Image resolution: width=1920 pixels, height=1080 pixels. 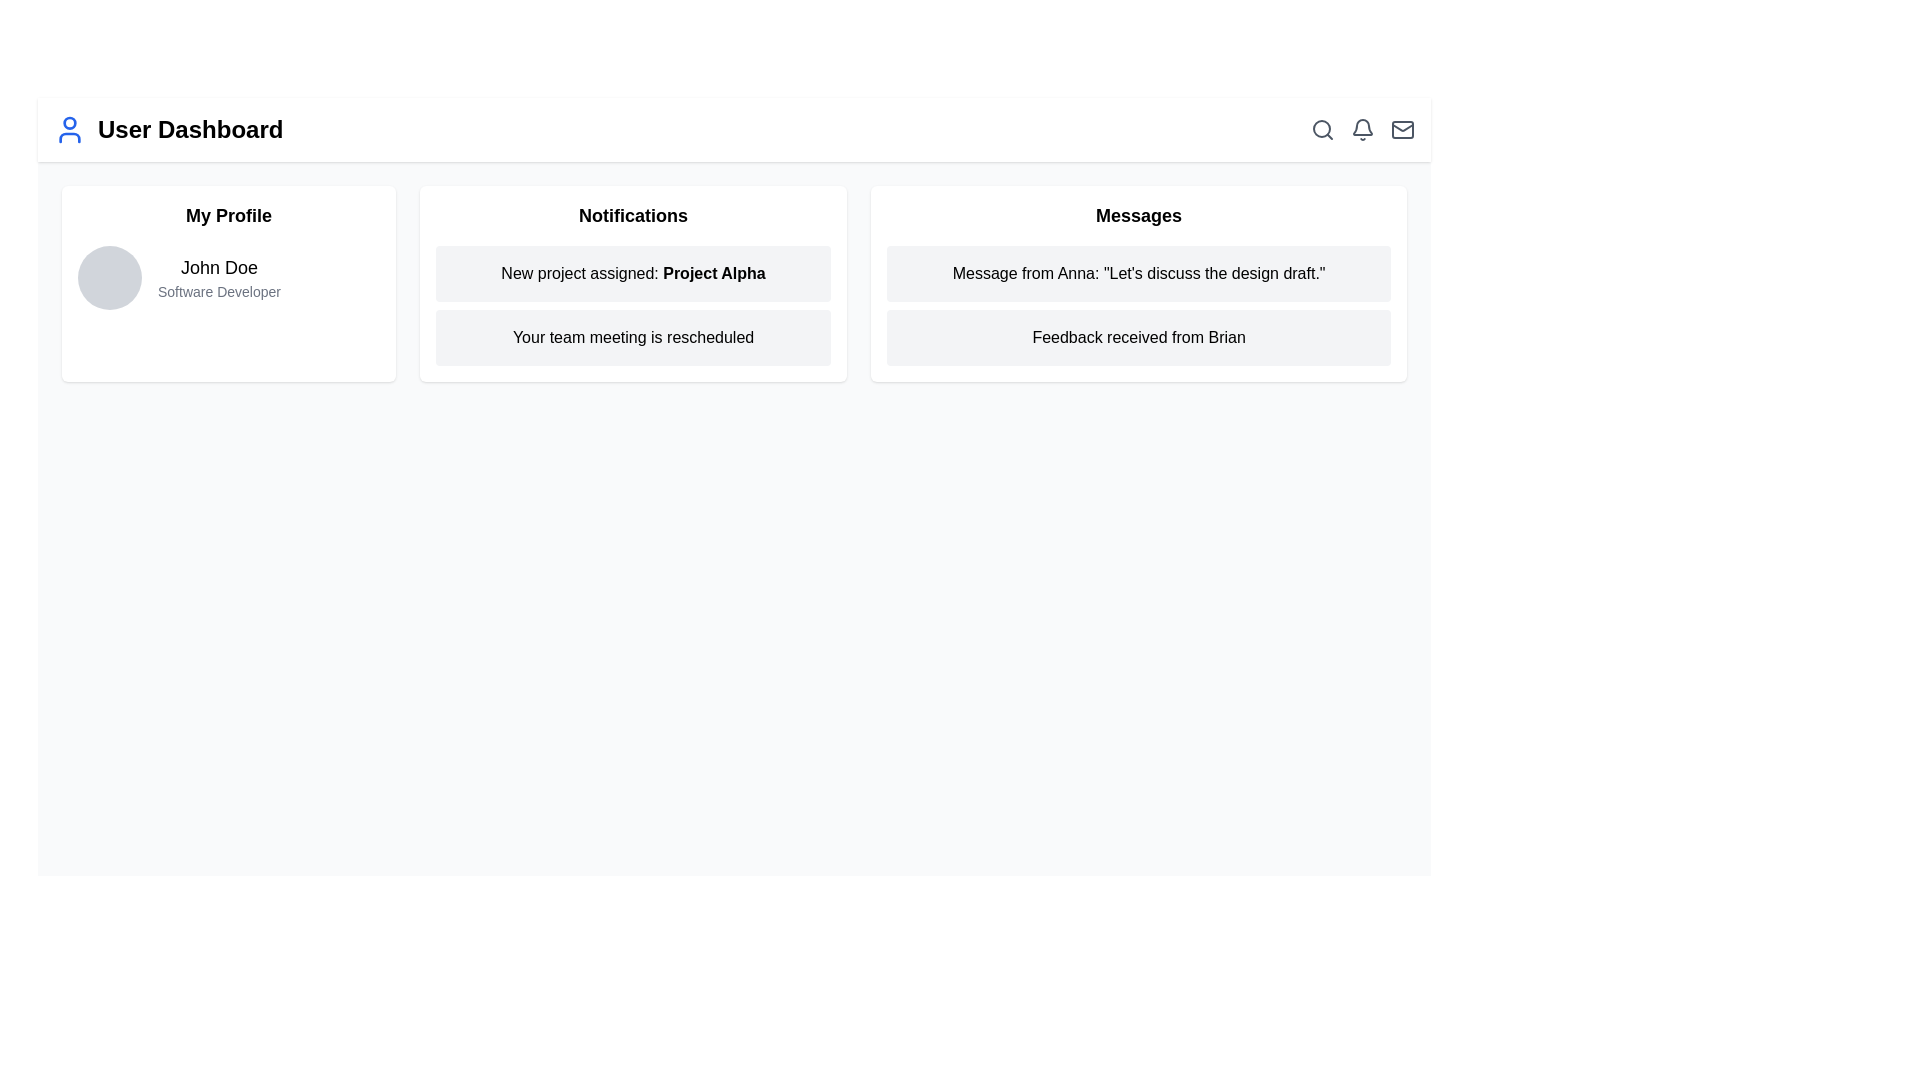 What do you see at coordinates (1139, 284) in the screenshot?
I see `titles and messages within the Informational card titled 'Messages', which contains messages from Anna and Brian` at bounding box center [1139, 284].